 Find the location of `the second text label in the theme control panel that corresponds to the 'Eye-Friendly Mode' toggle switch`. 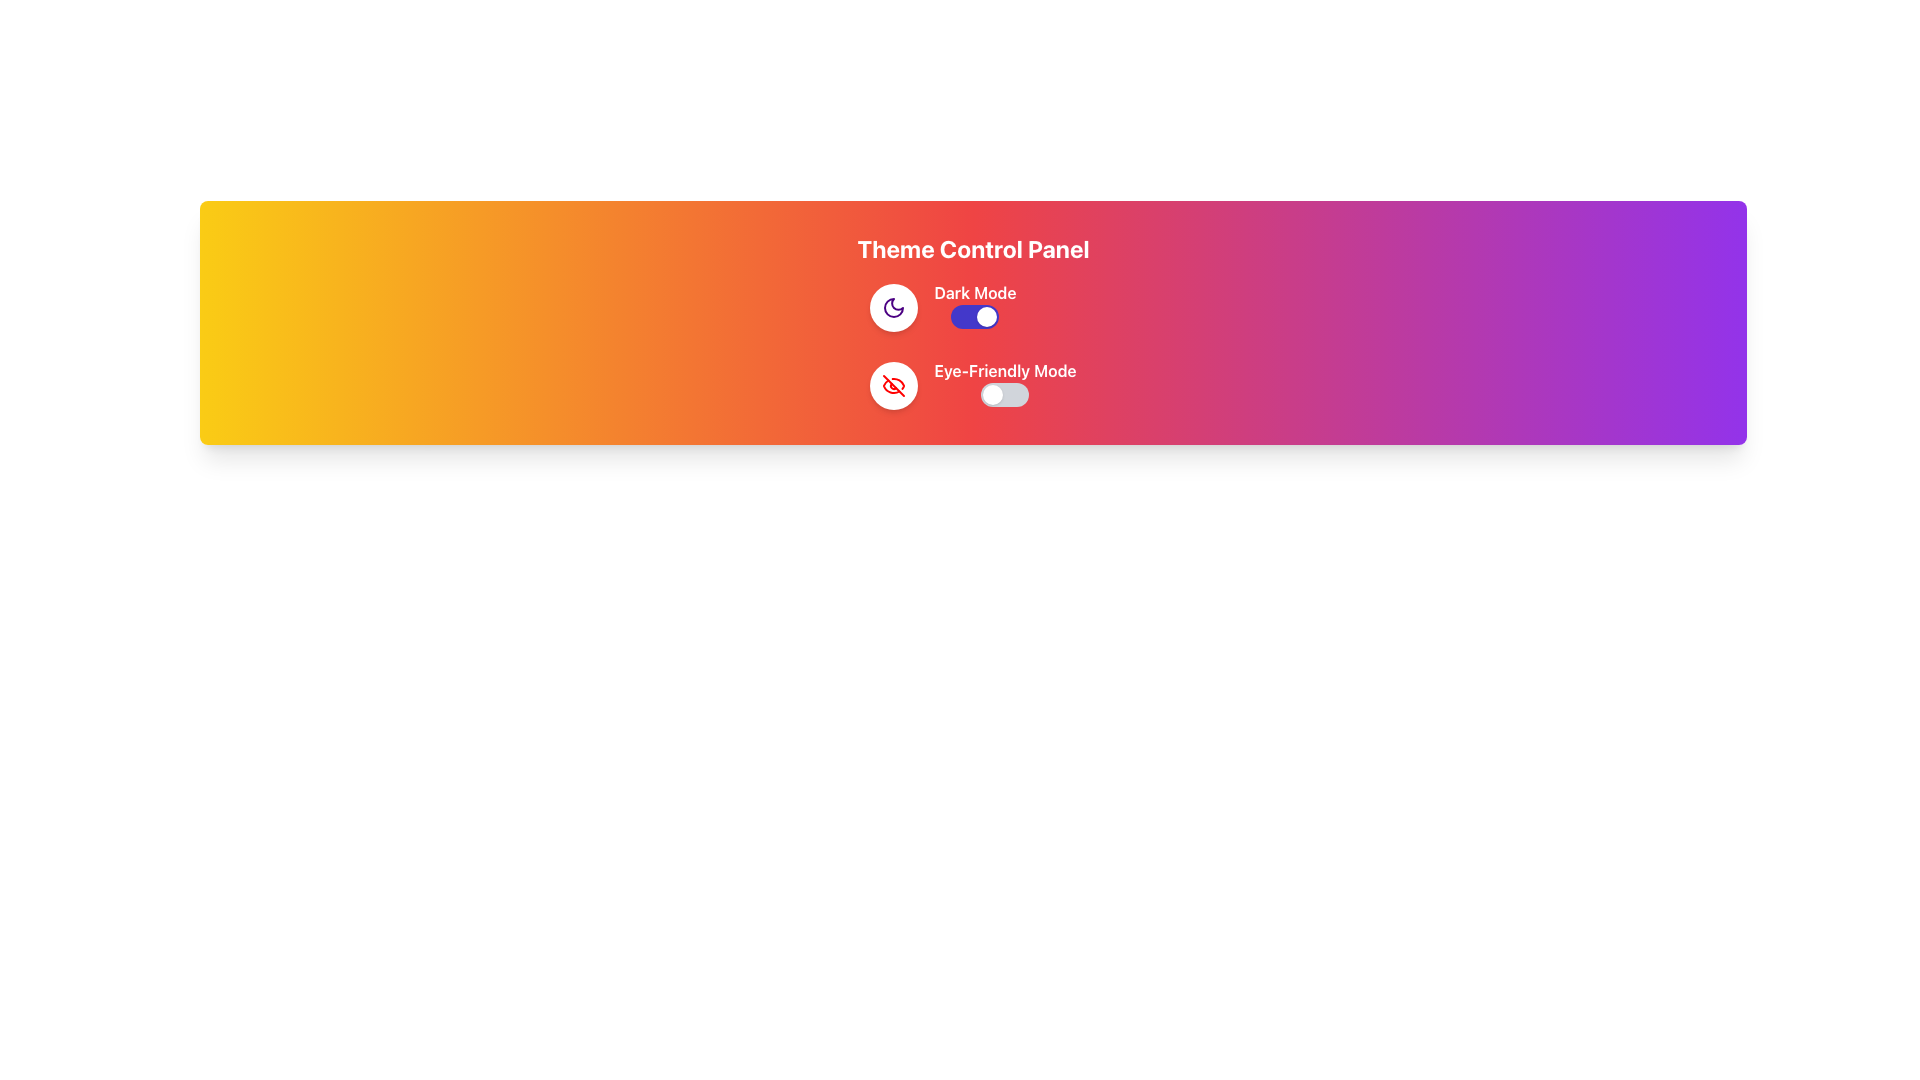

the second text label in the theme control panel that corresponds to the 'Eye-Friendly Mode' toggle switch is located at coordinates (1005, 370).